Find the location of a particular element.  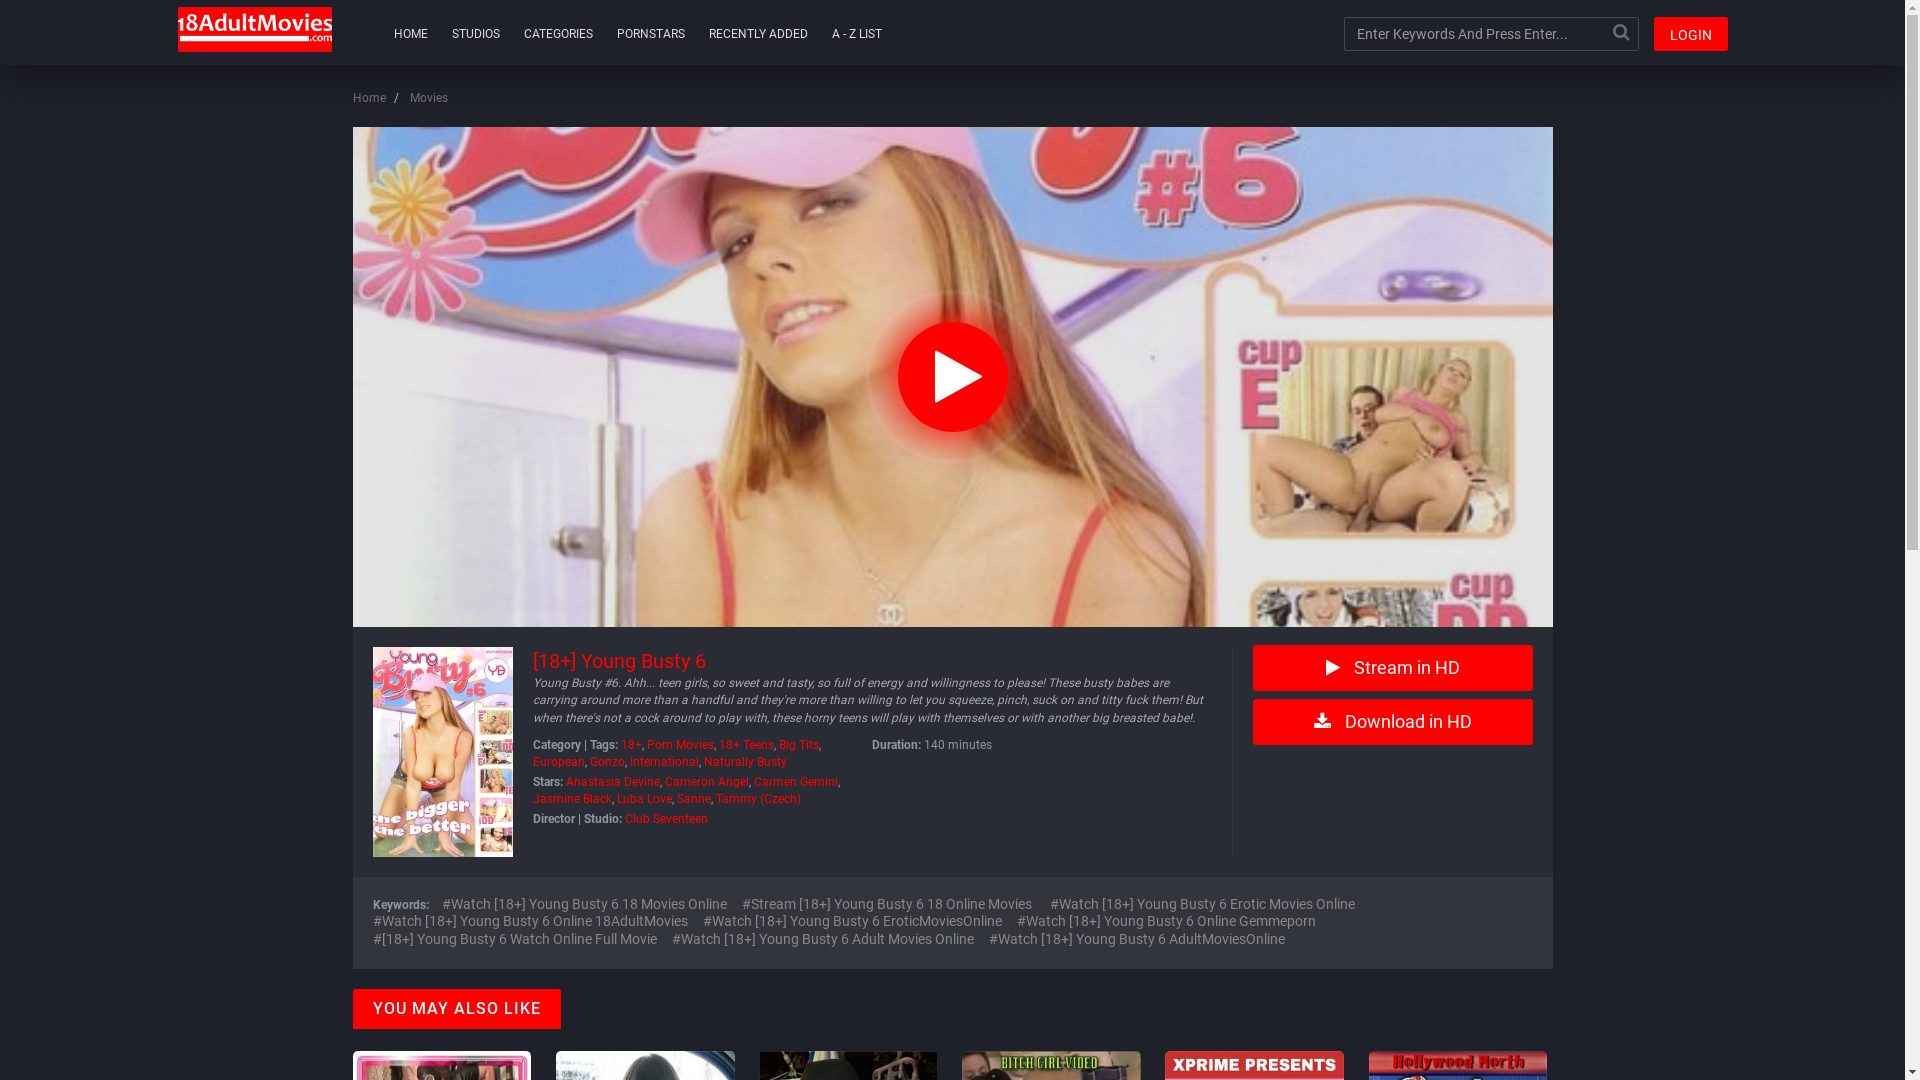

'Cameron Angel' is located at coordinates (705, 781).